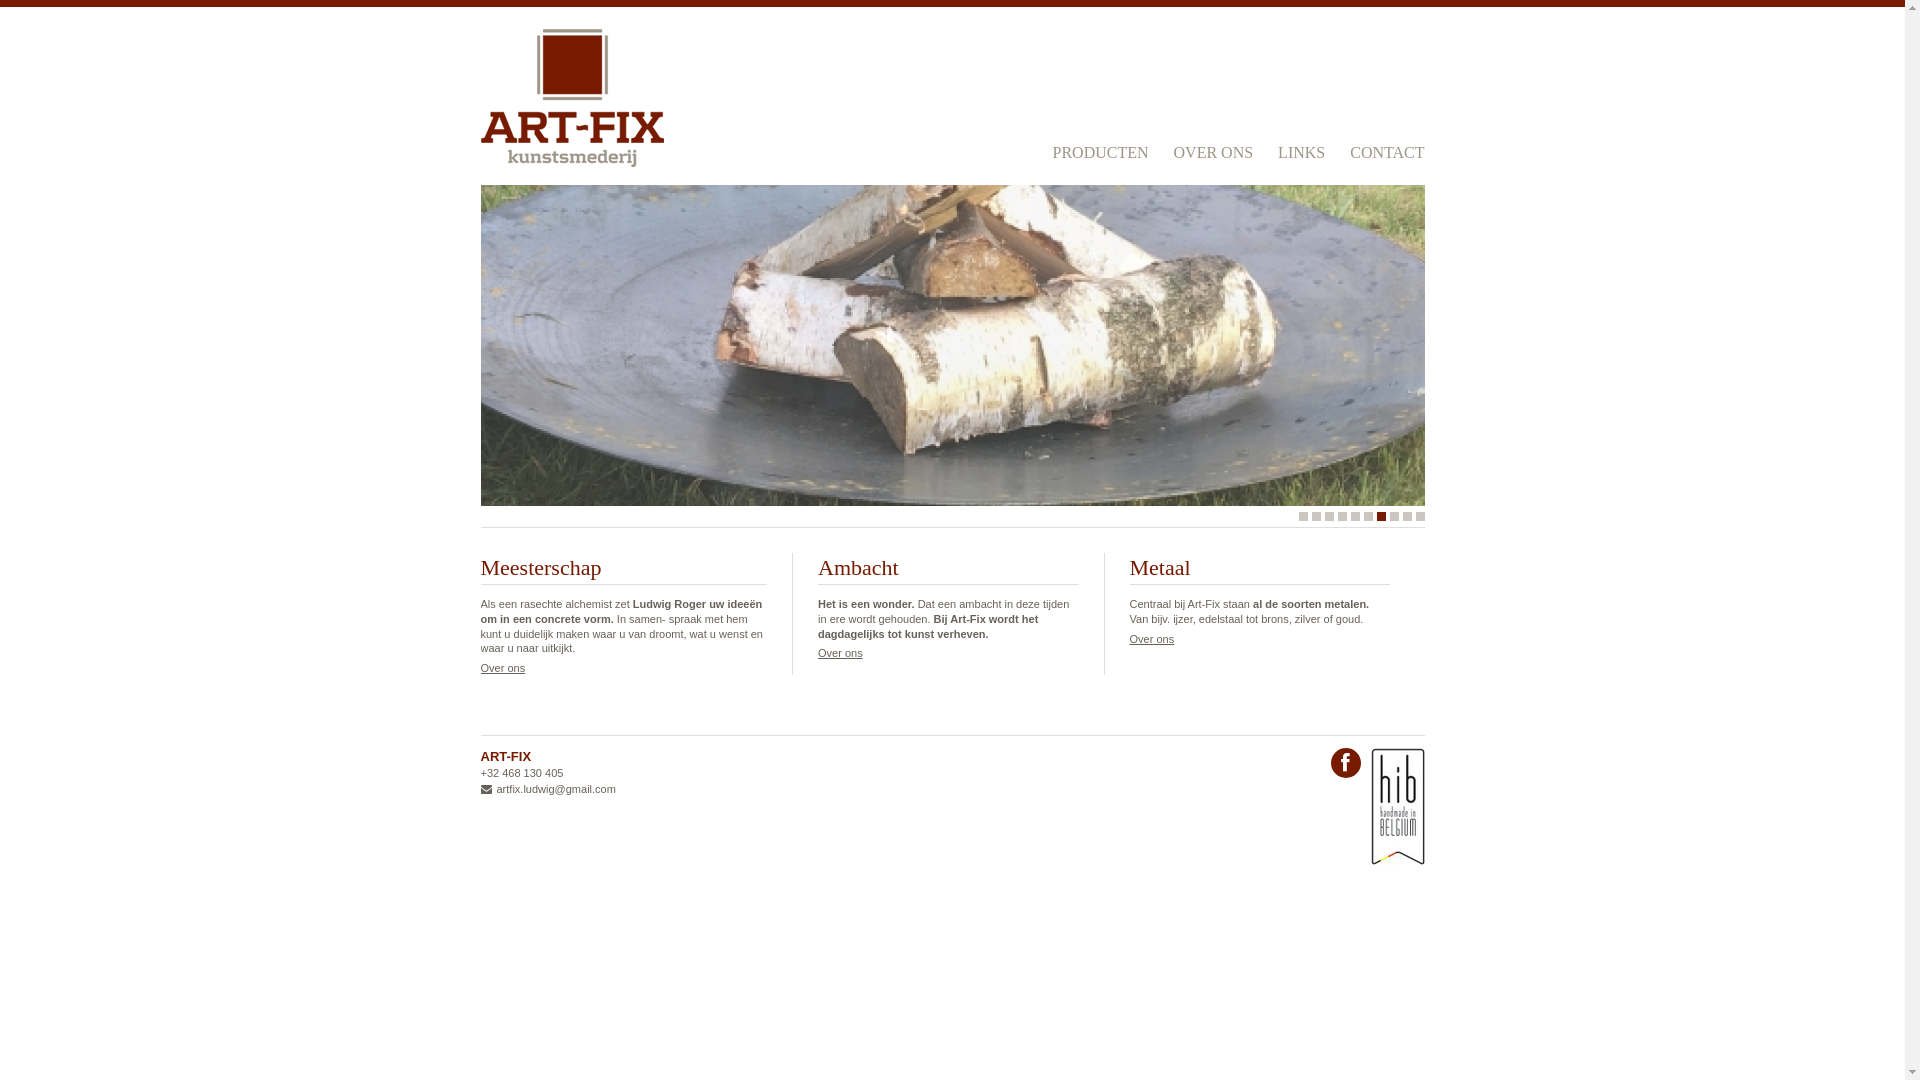 The height and width of the screenshot is (1080, 1920). What do you see at coordinates (1419, 515) in the screenshot?
I see `'10'` at bounding box center [1419, 515].